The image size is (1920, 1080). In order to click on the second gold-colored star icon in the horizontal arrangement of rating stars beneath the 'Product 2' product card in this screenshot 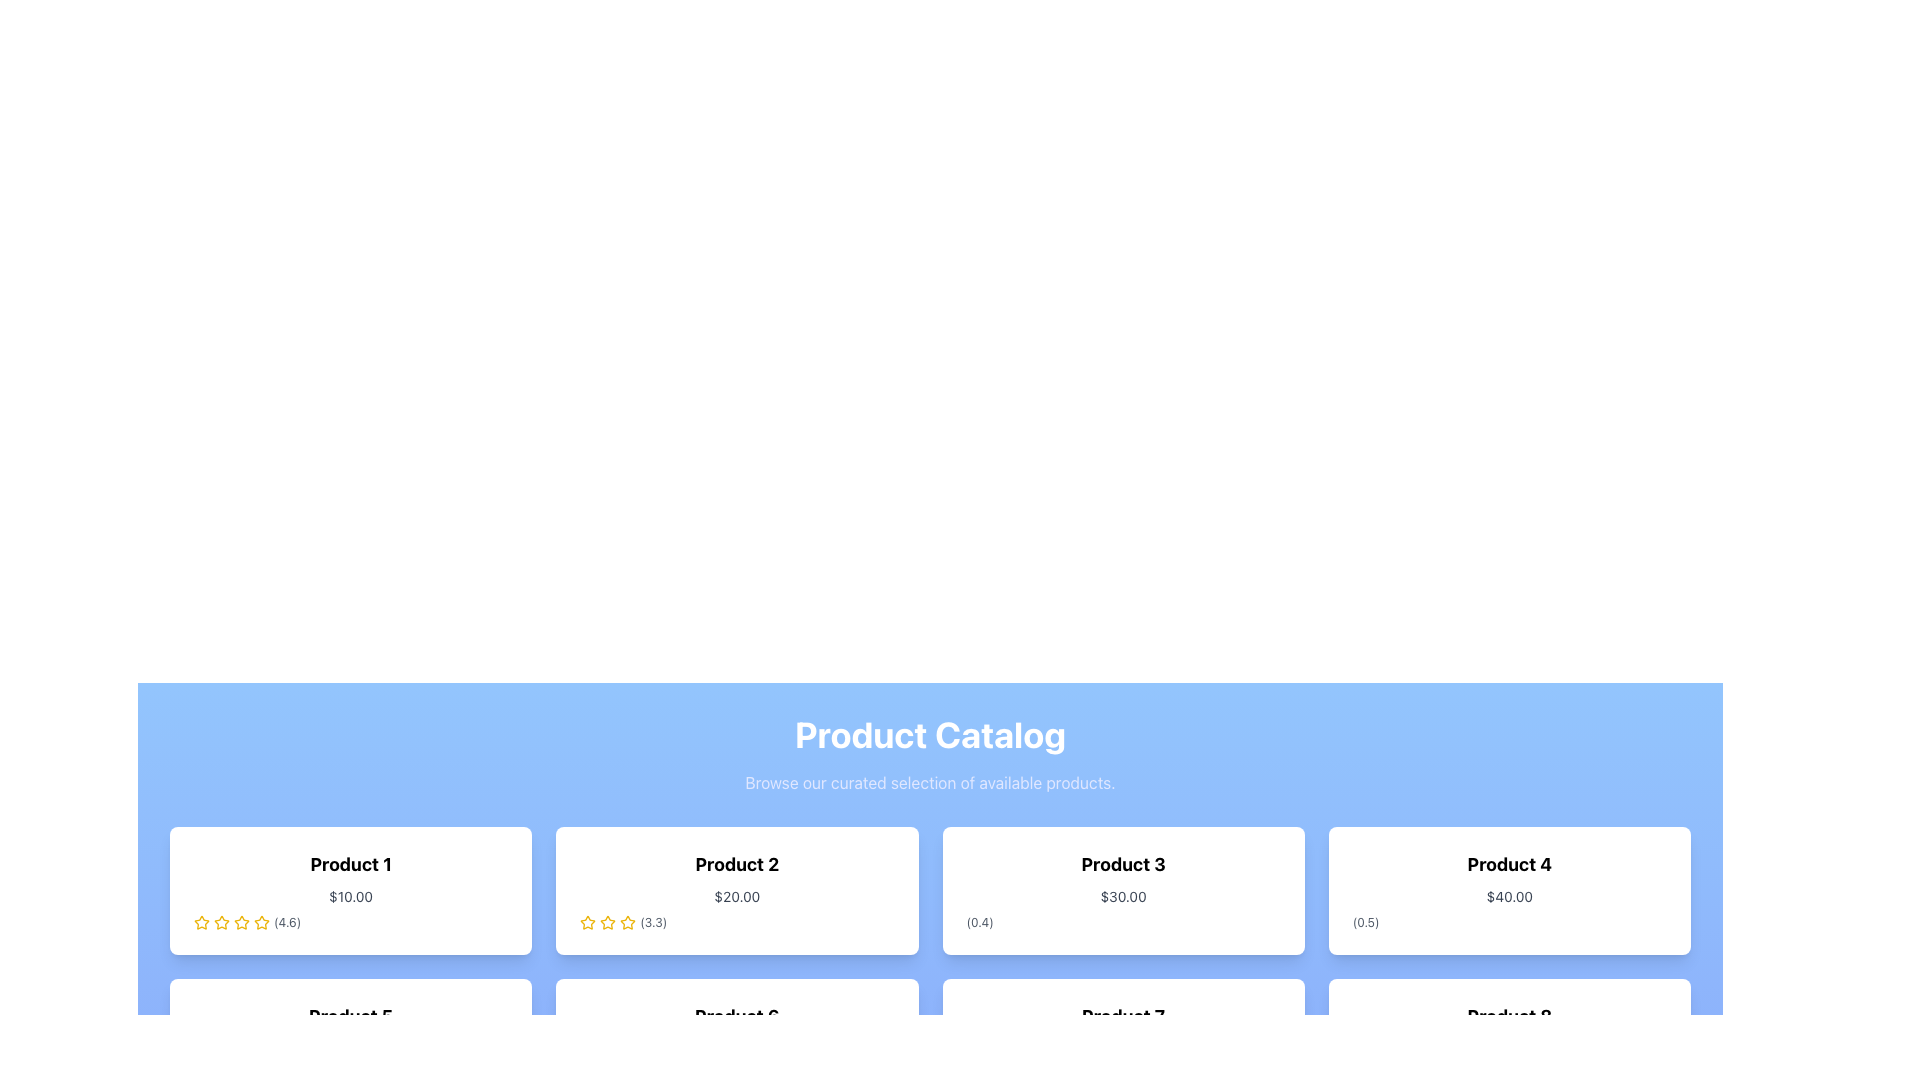, I will do `click(607, 922)`.